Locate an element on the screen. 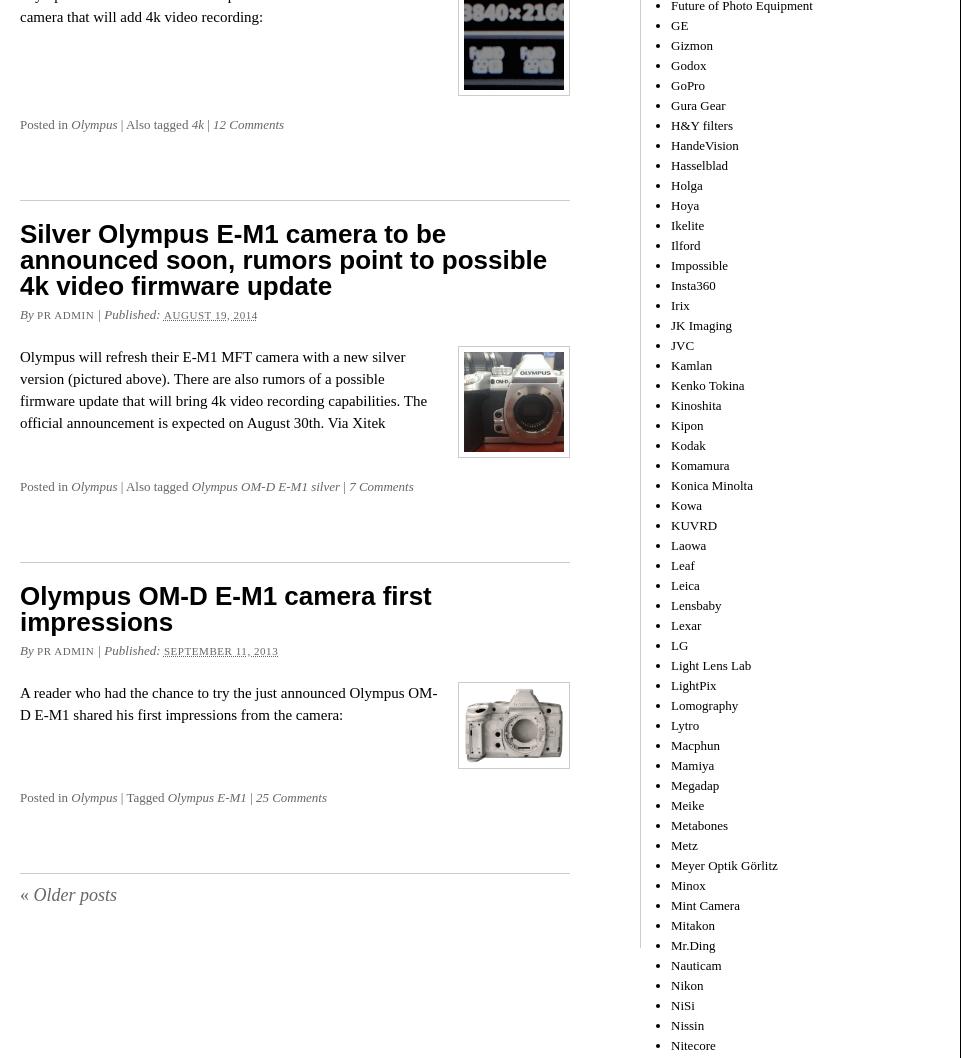  'Metz' is located at coordinates (683, 843).